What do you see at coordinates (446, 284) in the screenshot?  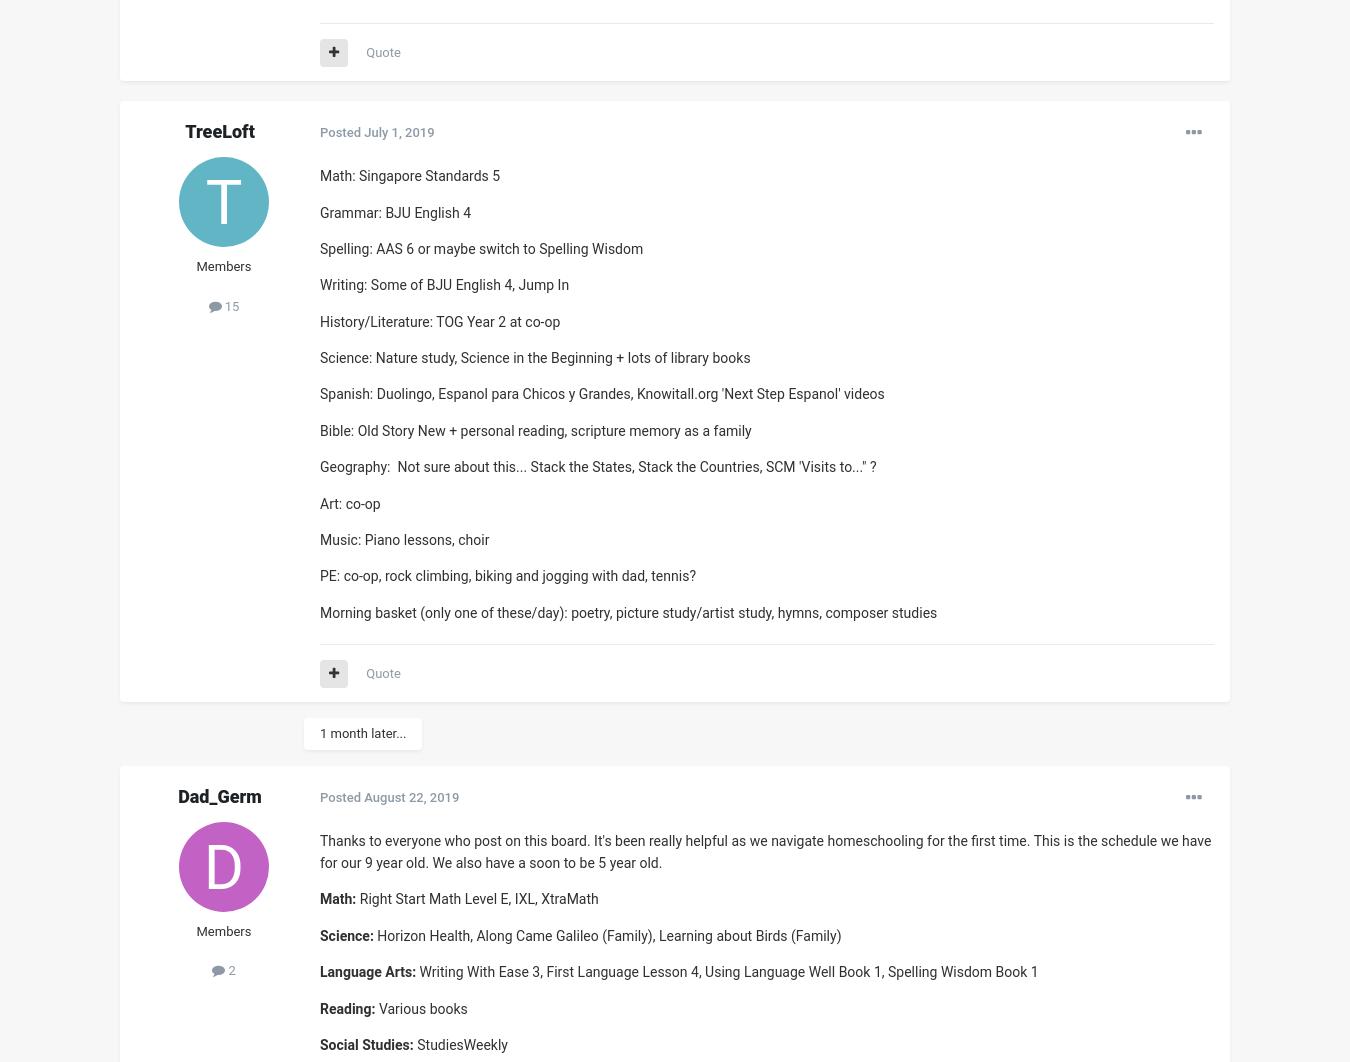 I see `'Writing: Some of BJU English 4, Jump In'` at bounding box center [446, 284].